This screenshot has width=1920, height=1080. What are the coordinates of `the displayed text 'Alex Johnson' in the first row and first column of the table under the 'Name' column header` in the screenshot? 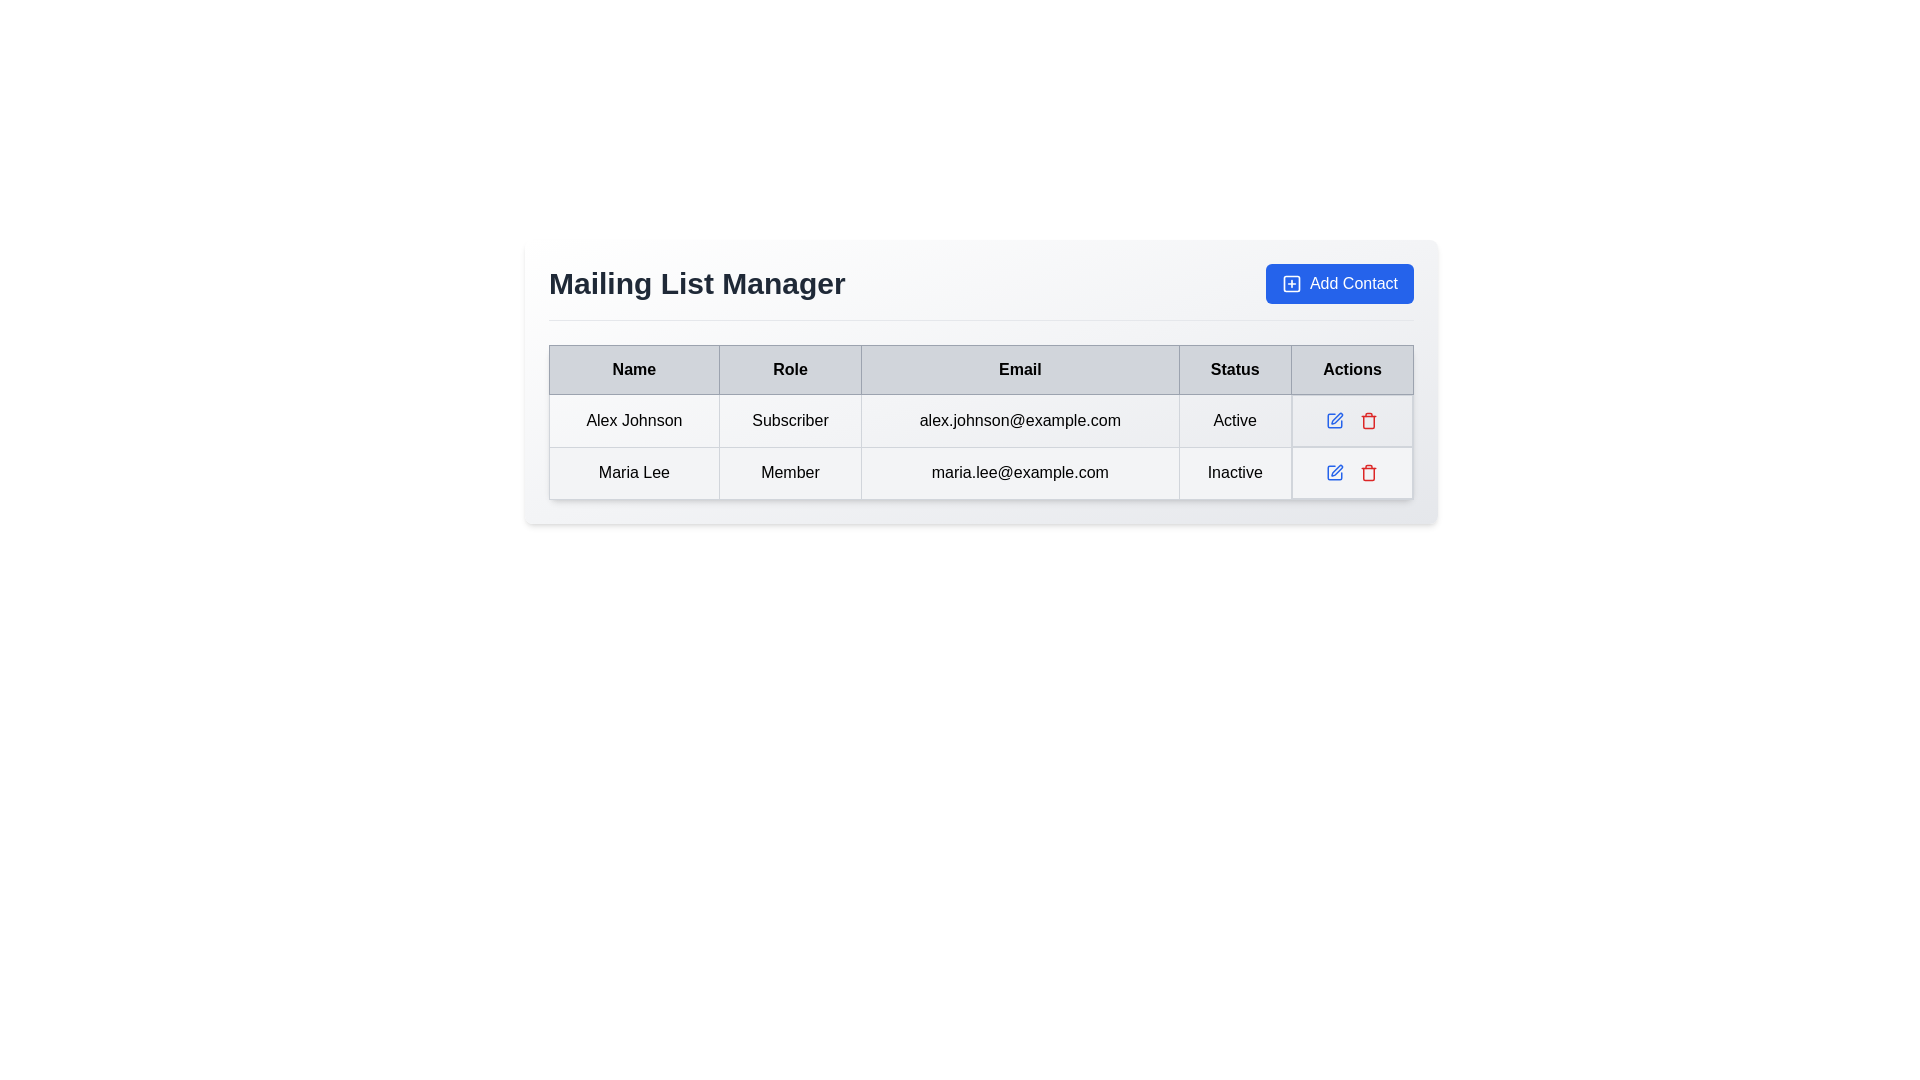 It's located at (633, 419).